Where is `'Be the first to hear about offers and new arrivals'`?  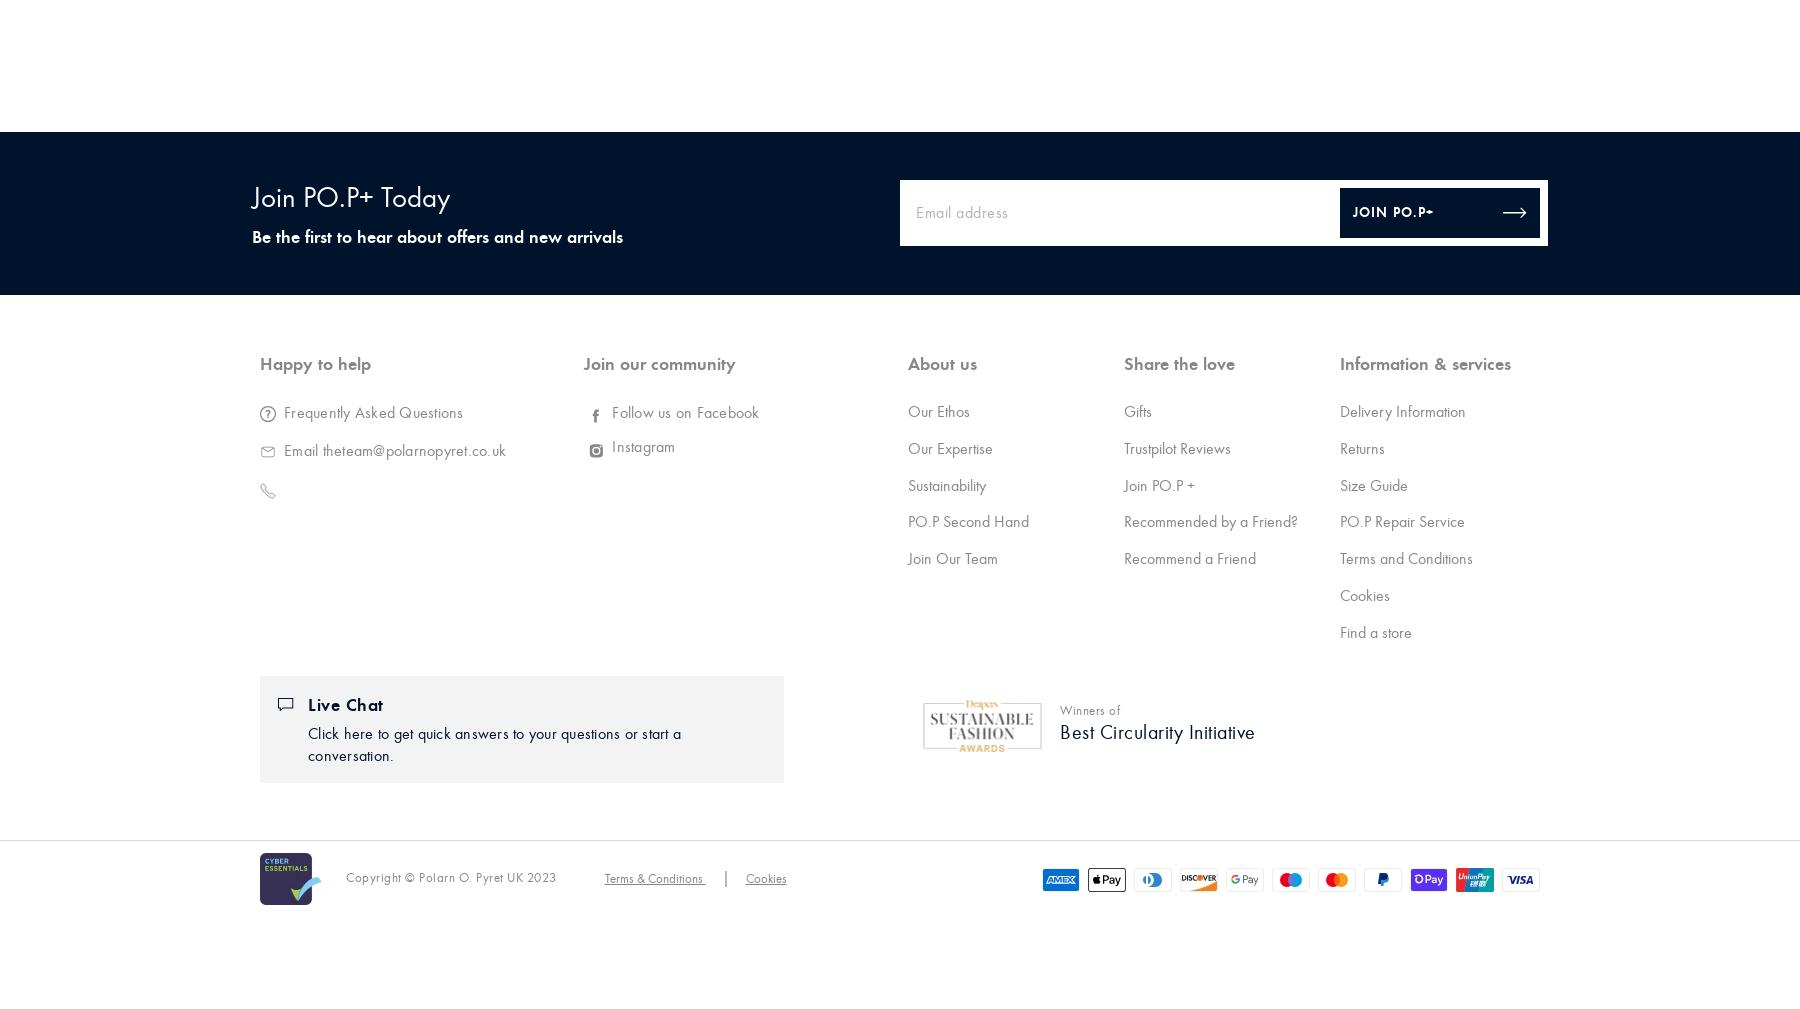
'Be the first to hear about offers and new arrivals' is located at coordinates (437, 235).